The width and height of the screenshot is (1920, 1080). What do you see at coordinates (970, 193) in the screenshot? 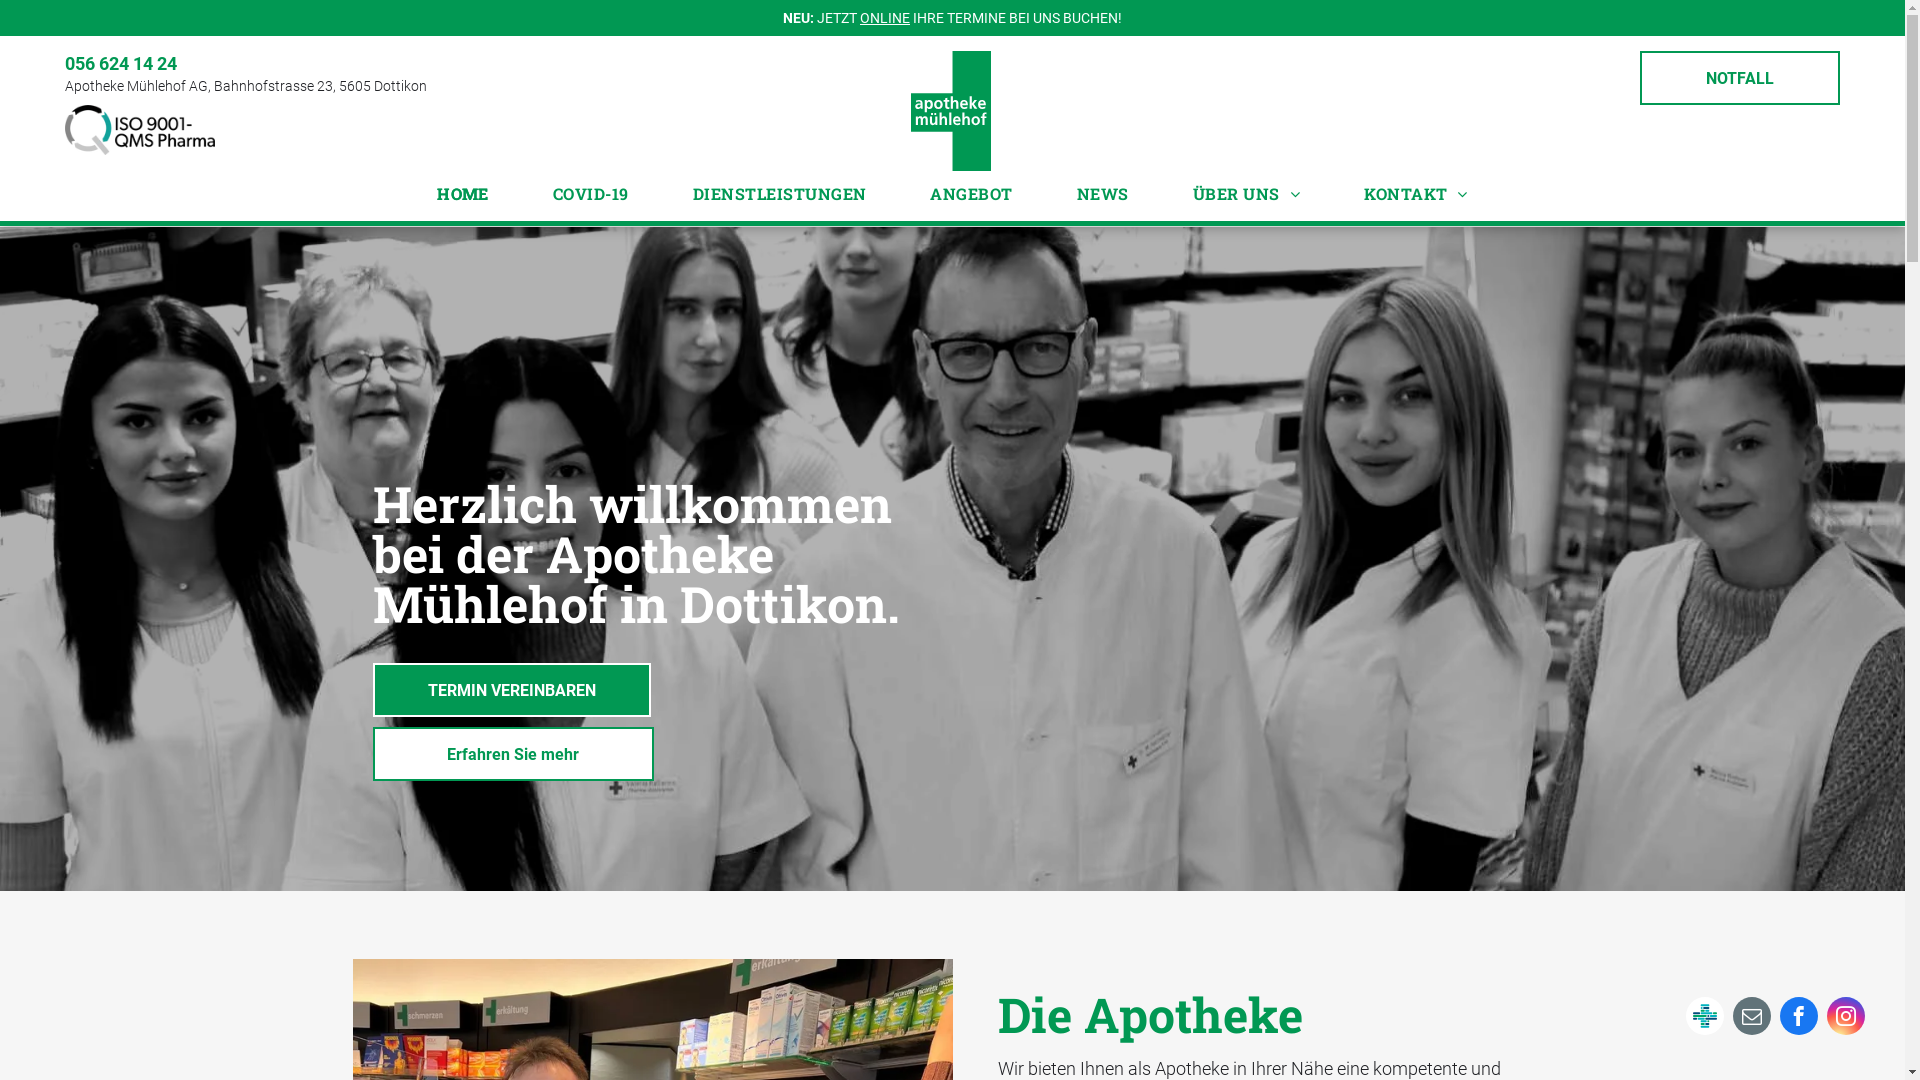
I see `'ANGEBOT'` at bounding box center [970, 193].